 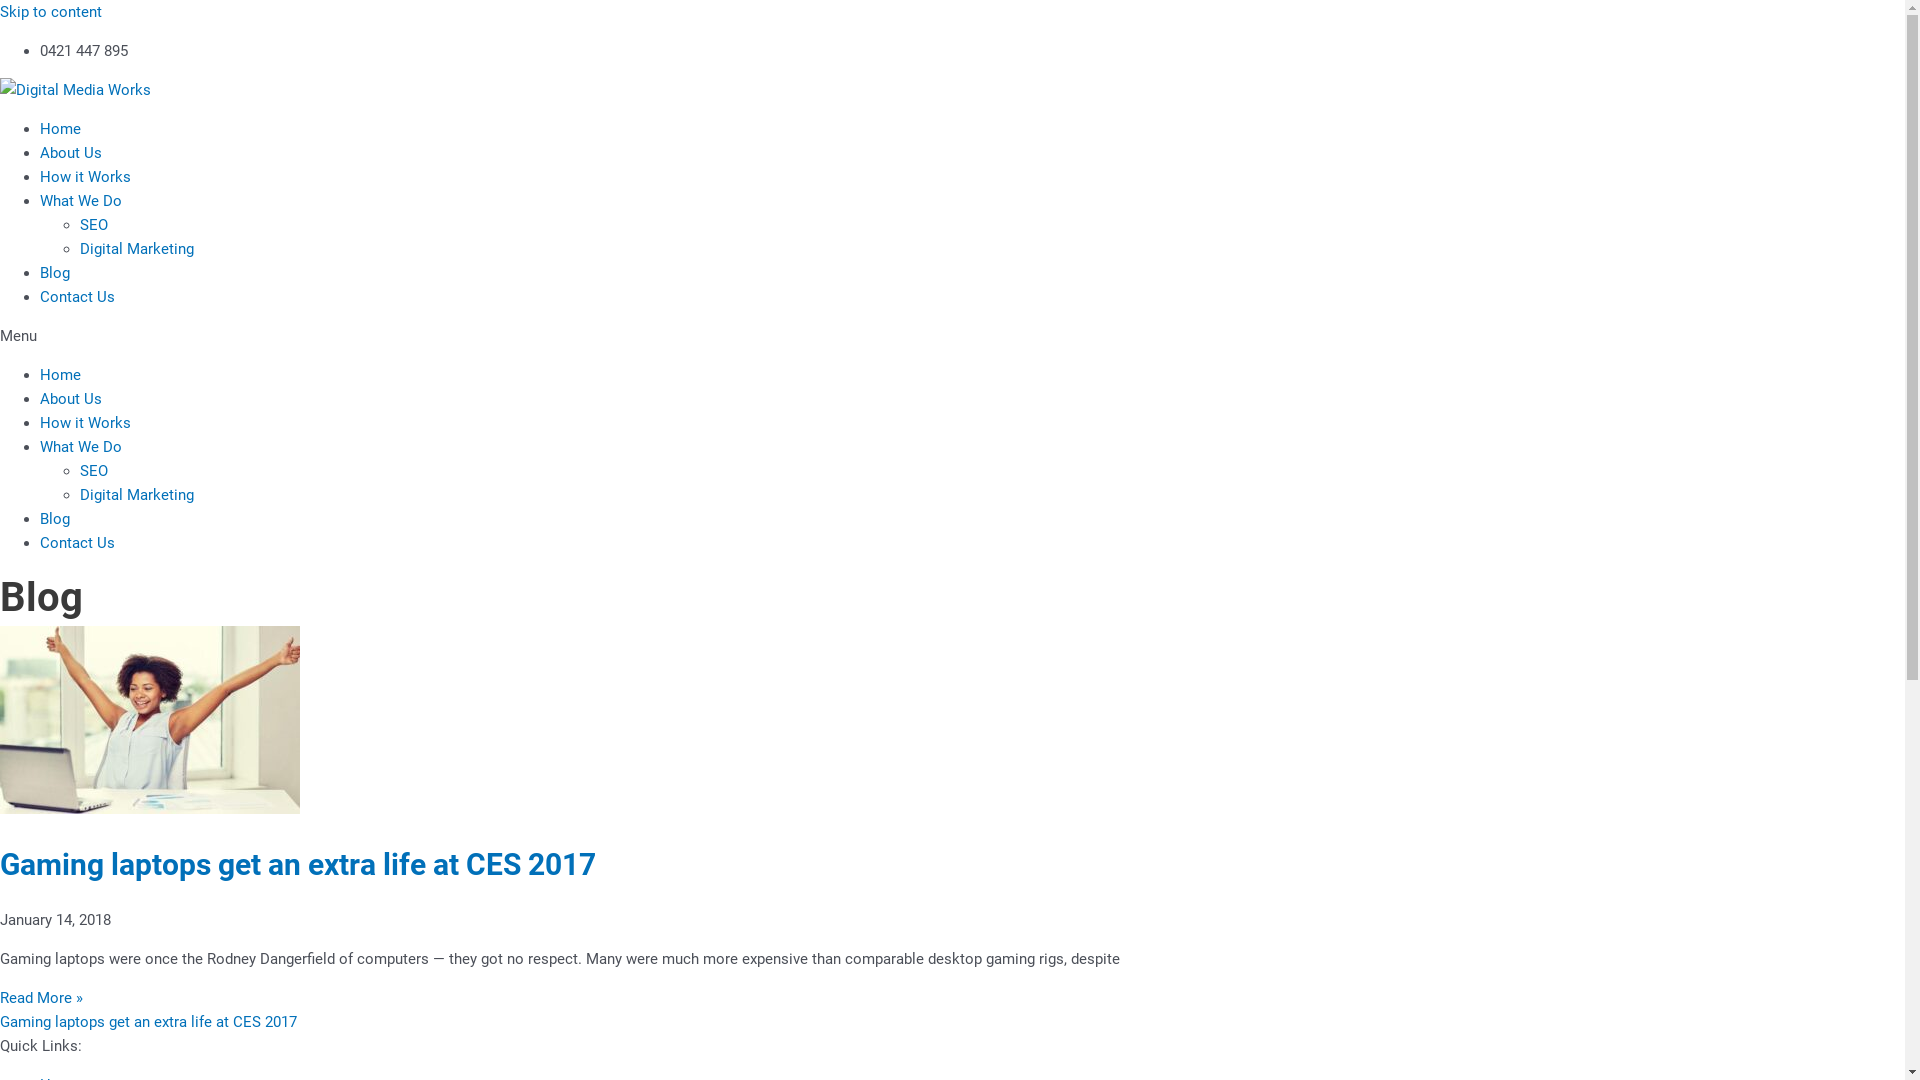 I want to click on 'Contact Us', so click(x=77, y=543).